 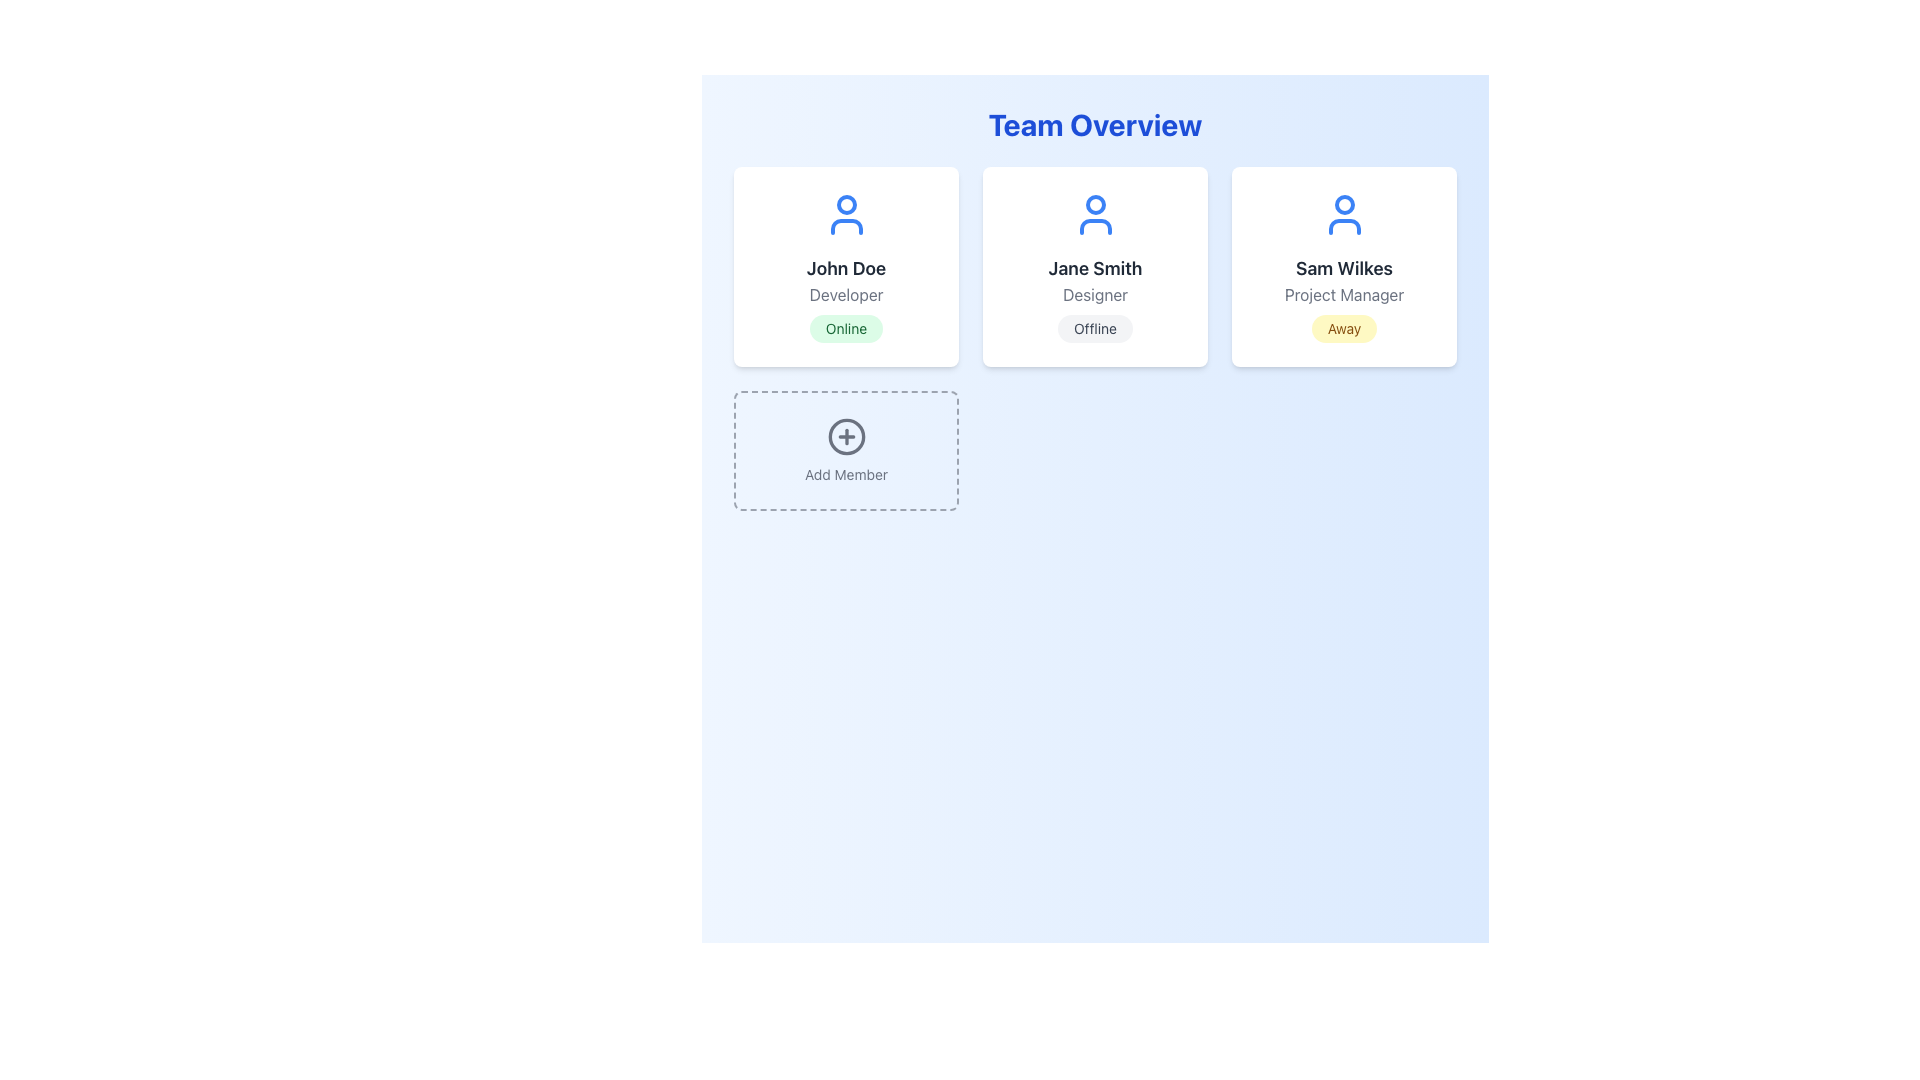 I want to click on the decorative icon representing the user profile of 'Sam Wilkes - Project Manager', which is located above the title text, so click(x=1344, y=215).